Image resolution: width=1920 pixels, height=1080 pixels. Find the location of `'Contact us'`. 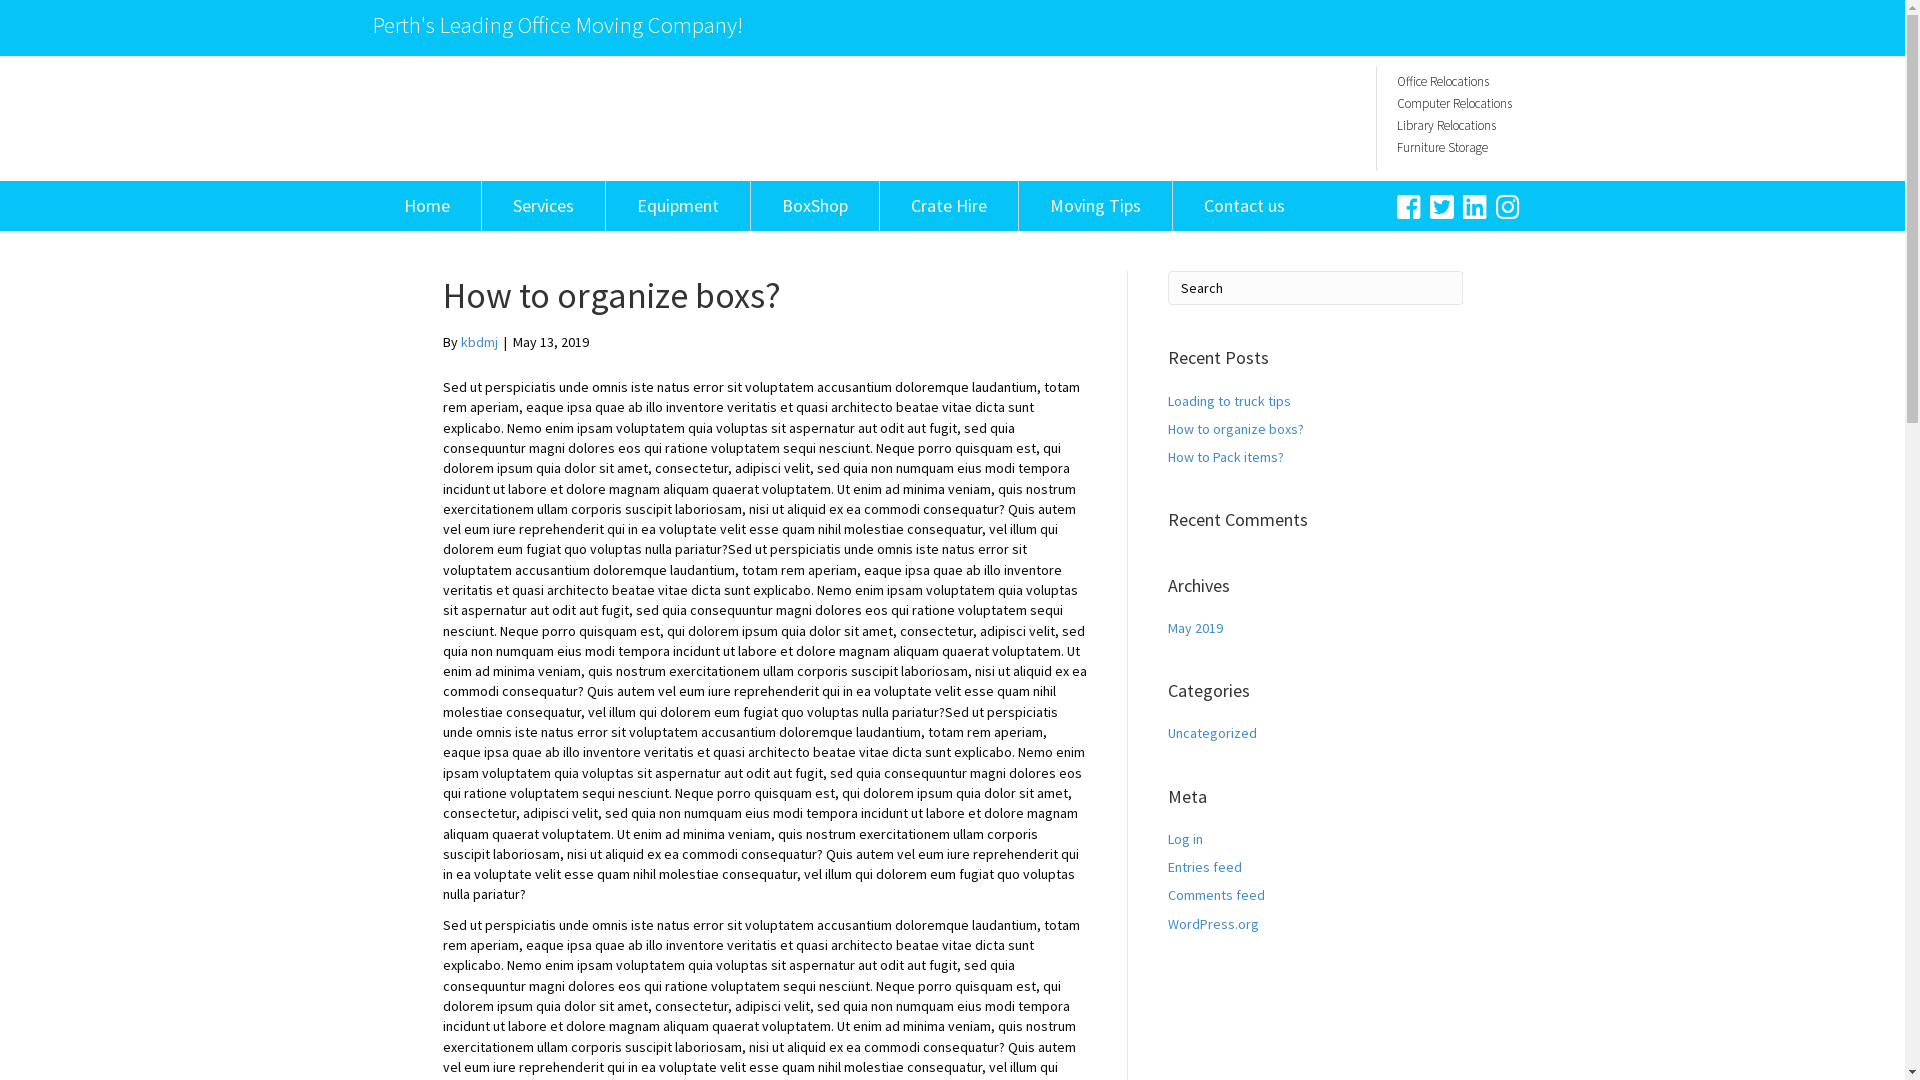

'Contact us' is located at coordinates (1242, 205).